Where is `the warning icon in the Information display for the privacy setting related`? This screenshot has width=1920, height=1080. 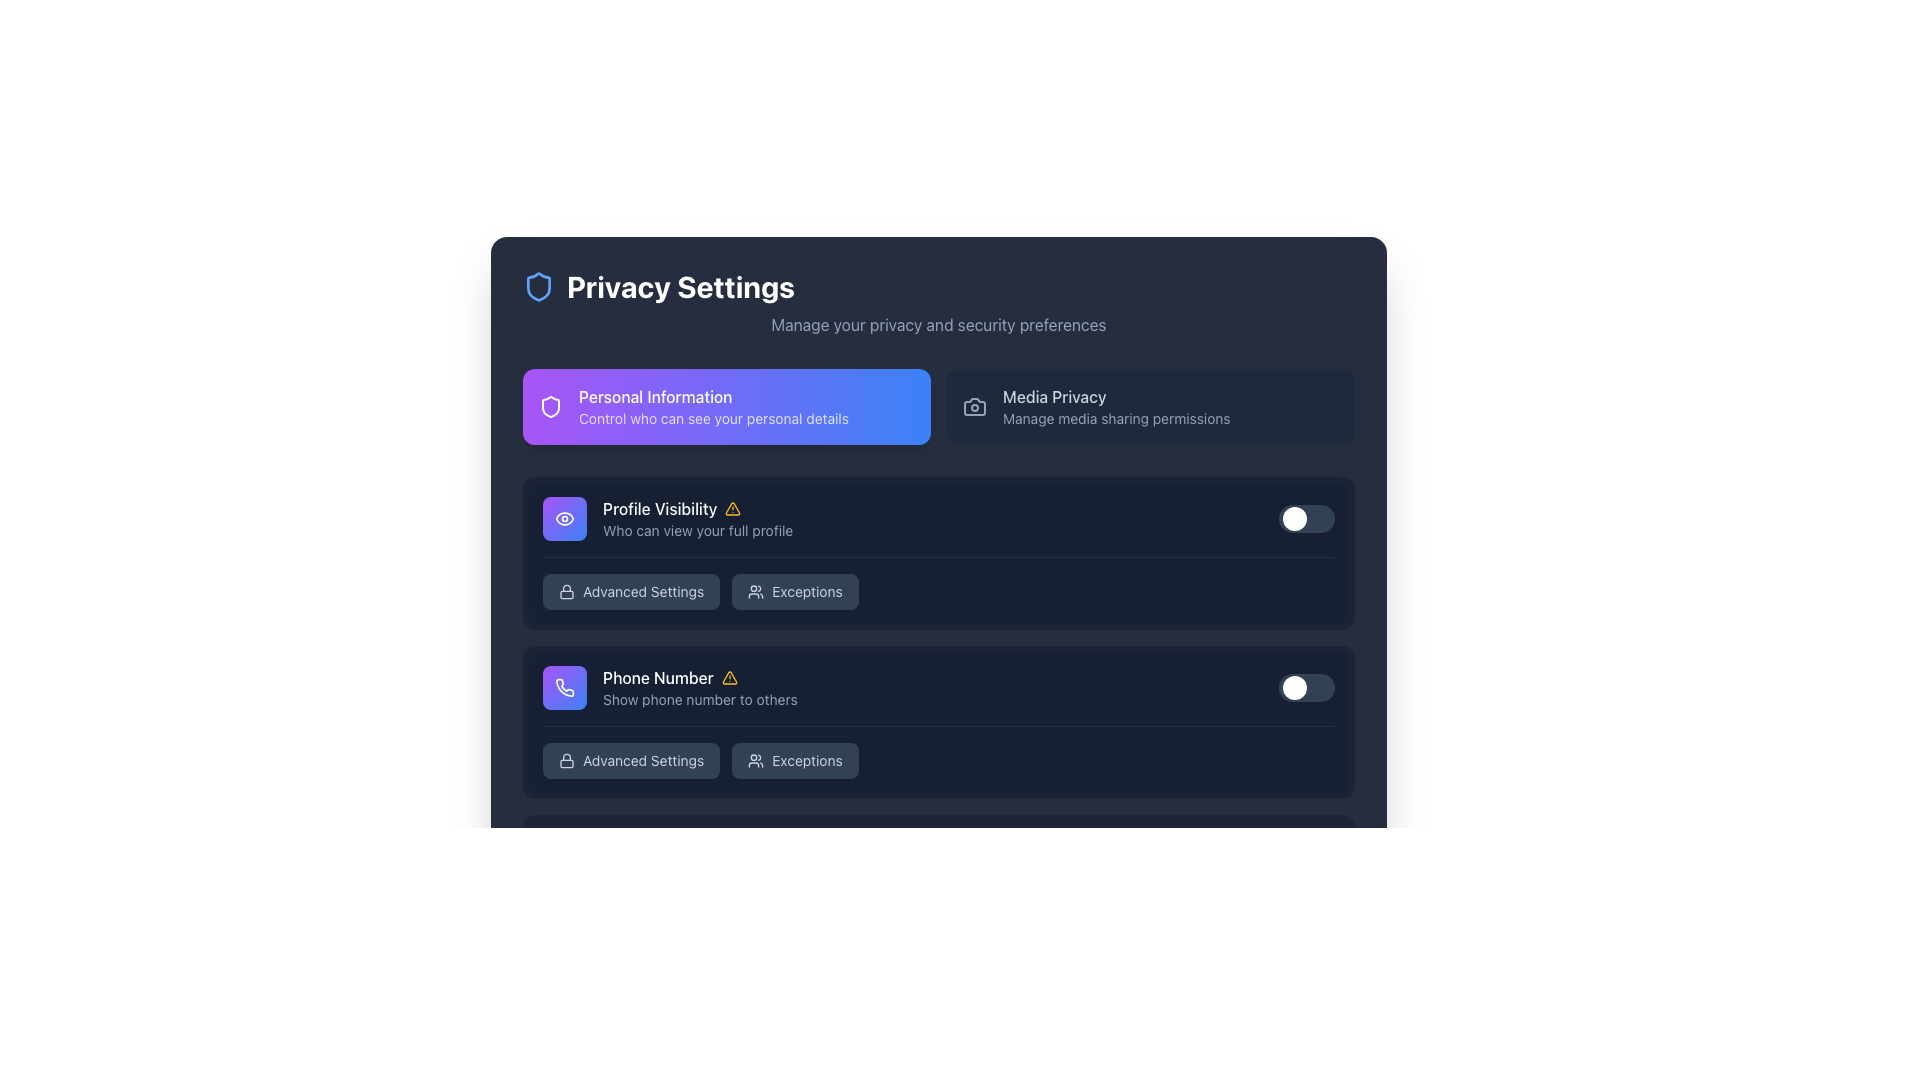 the warning icon in the Information display for the privacy setting related is located at coordinates (670, 686).